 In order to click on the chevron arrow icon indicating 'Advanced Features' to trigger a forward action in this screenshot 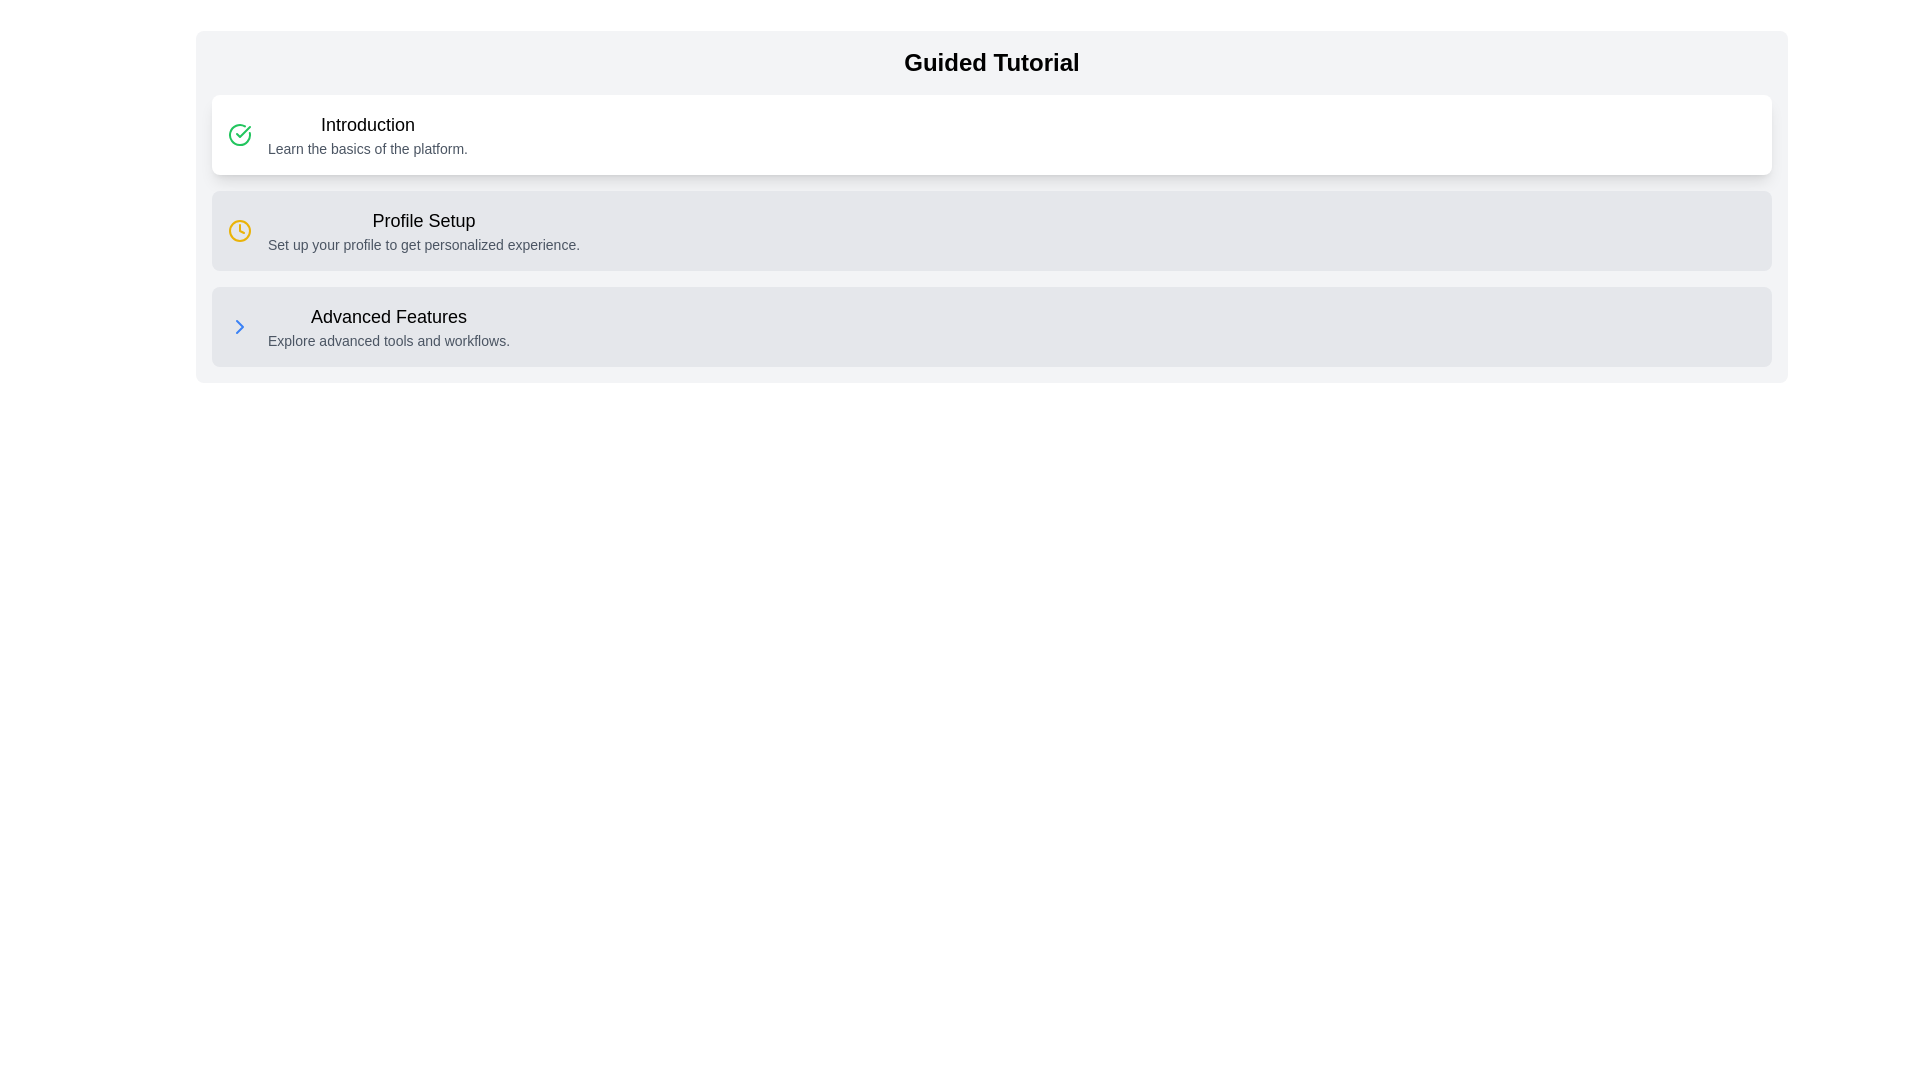, I will do `click(240, 326)`.